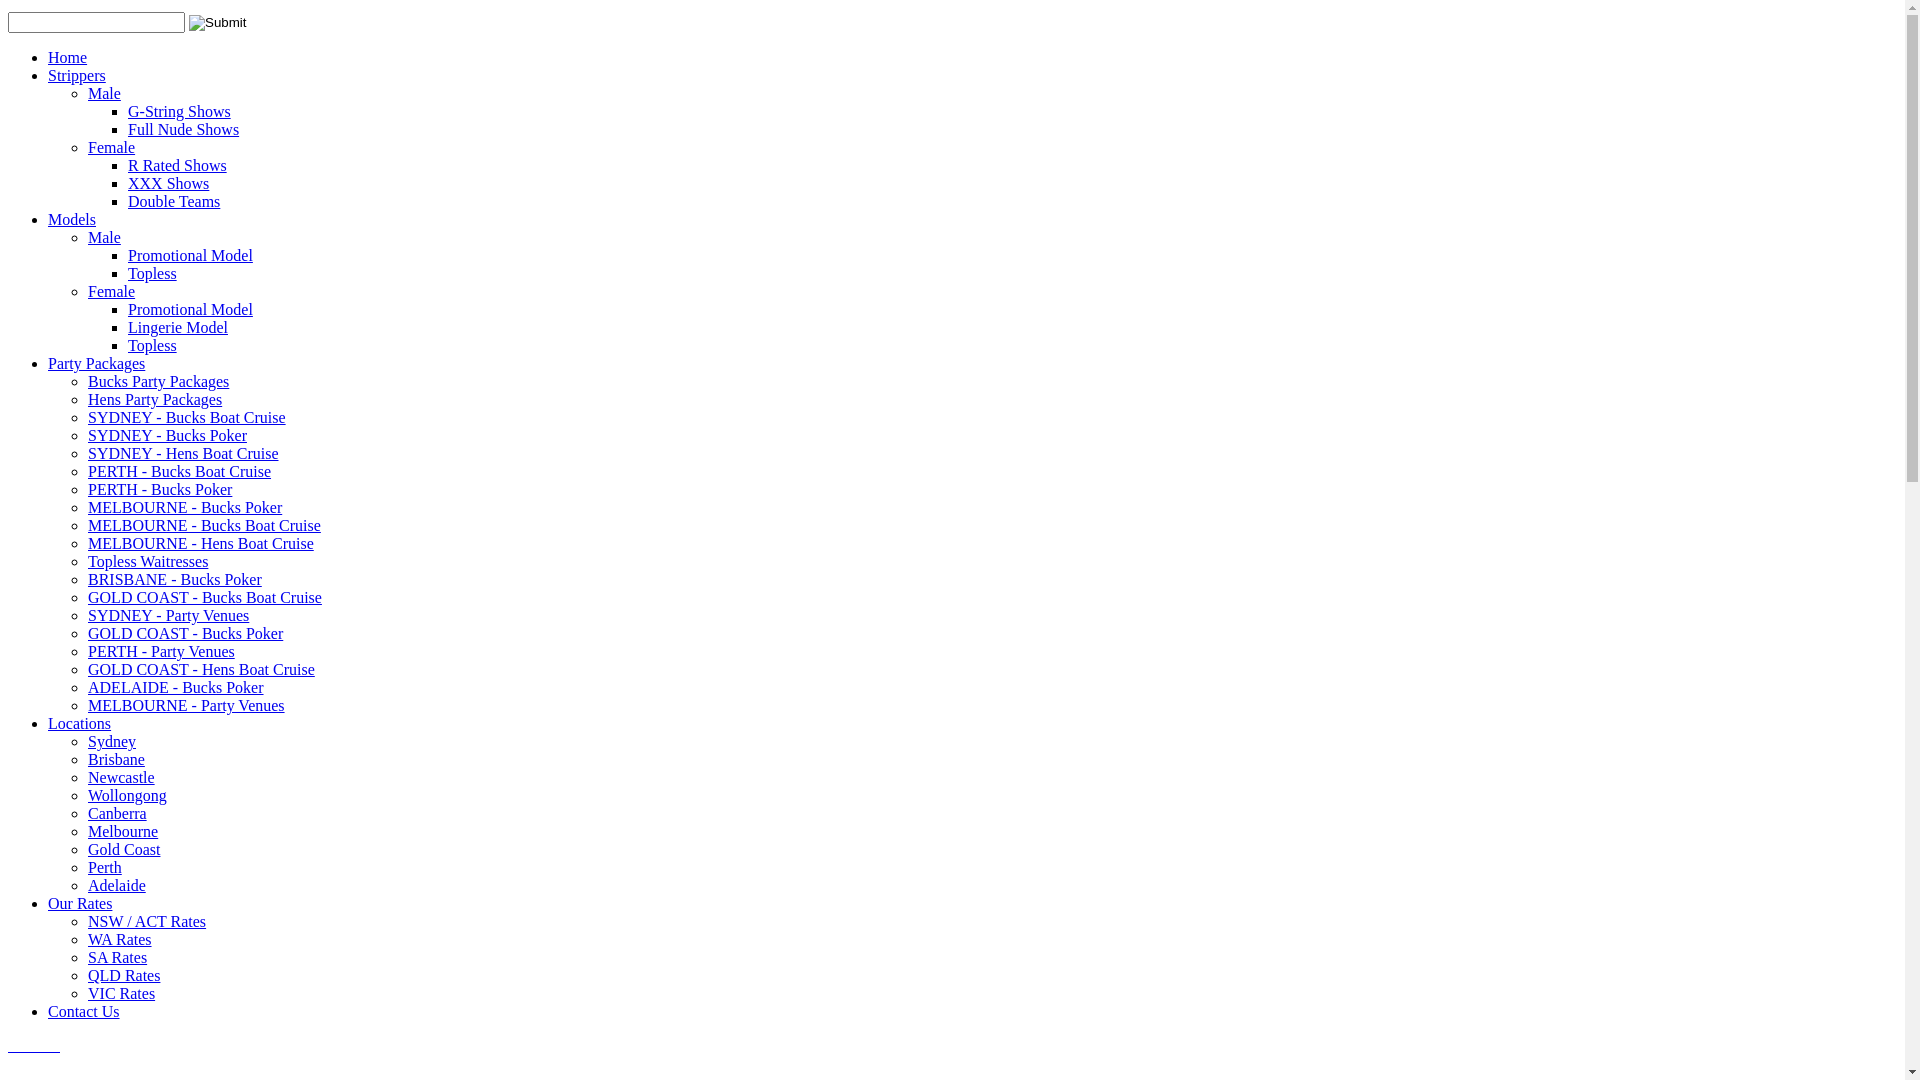 The width and height of the screenshot is (1920, 1080). Describe the element at coordinates (110, 291) in the screenshot. I see `'Female'` at that location.